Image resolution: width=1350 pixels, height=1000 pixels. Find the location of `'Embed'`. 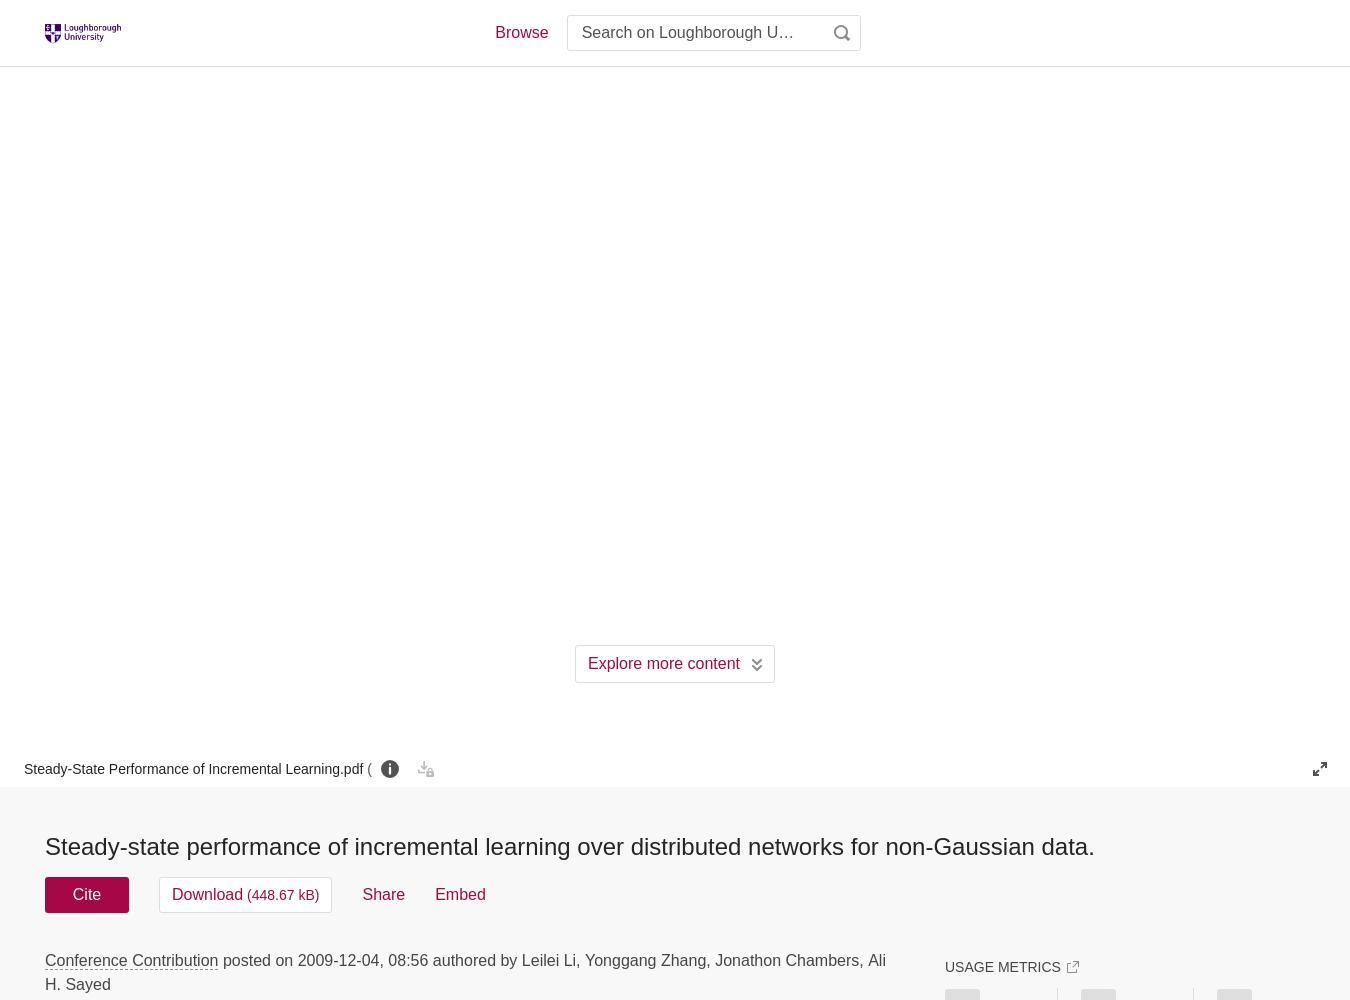

'Embed' is located at coordinates (458, 893).